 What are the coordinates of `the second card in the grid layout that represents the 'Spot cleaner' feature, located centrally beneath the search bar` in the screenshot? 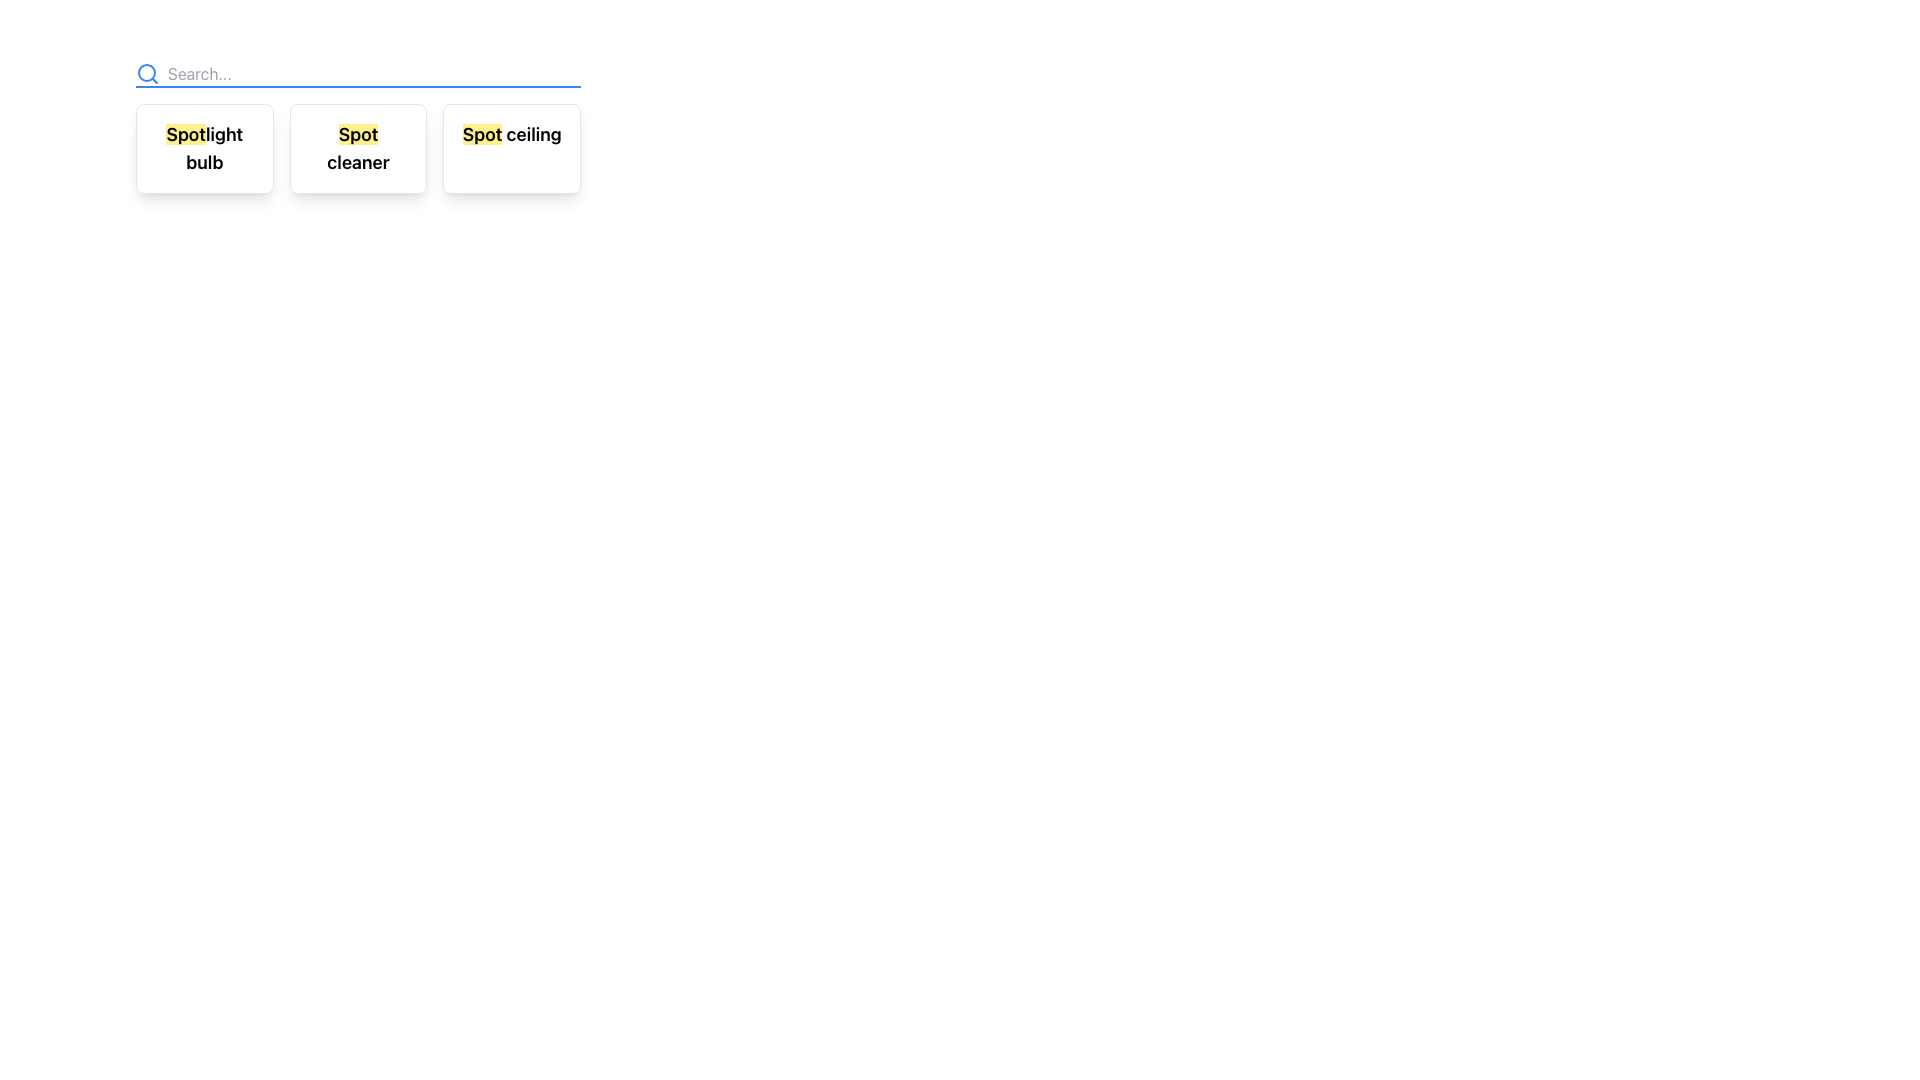 It's located at (358, 127).